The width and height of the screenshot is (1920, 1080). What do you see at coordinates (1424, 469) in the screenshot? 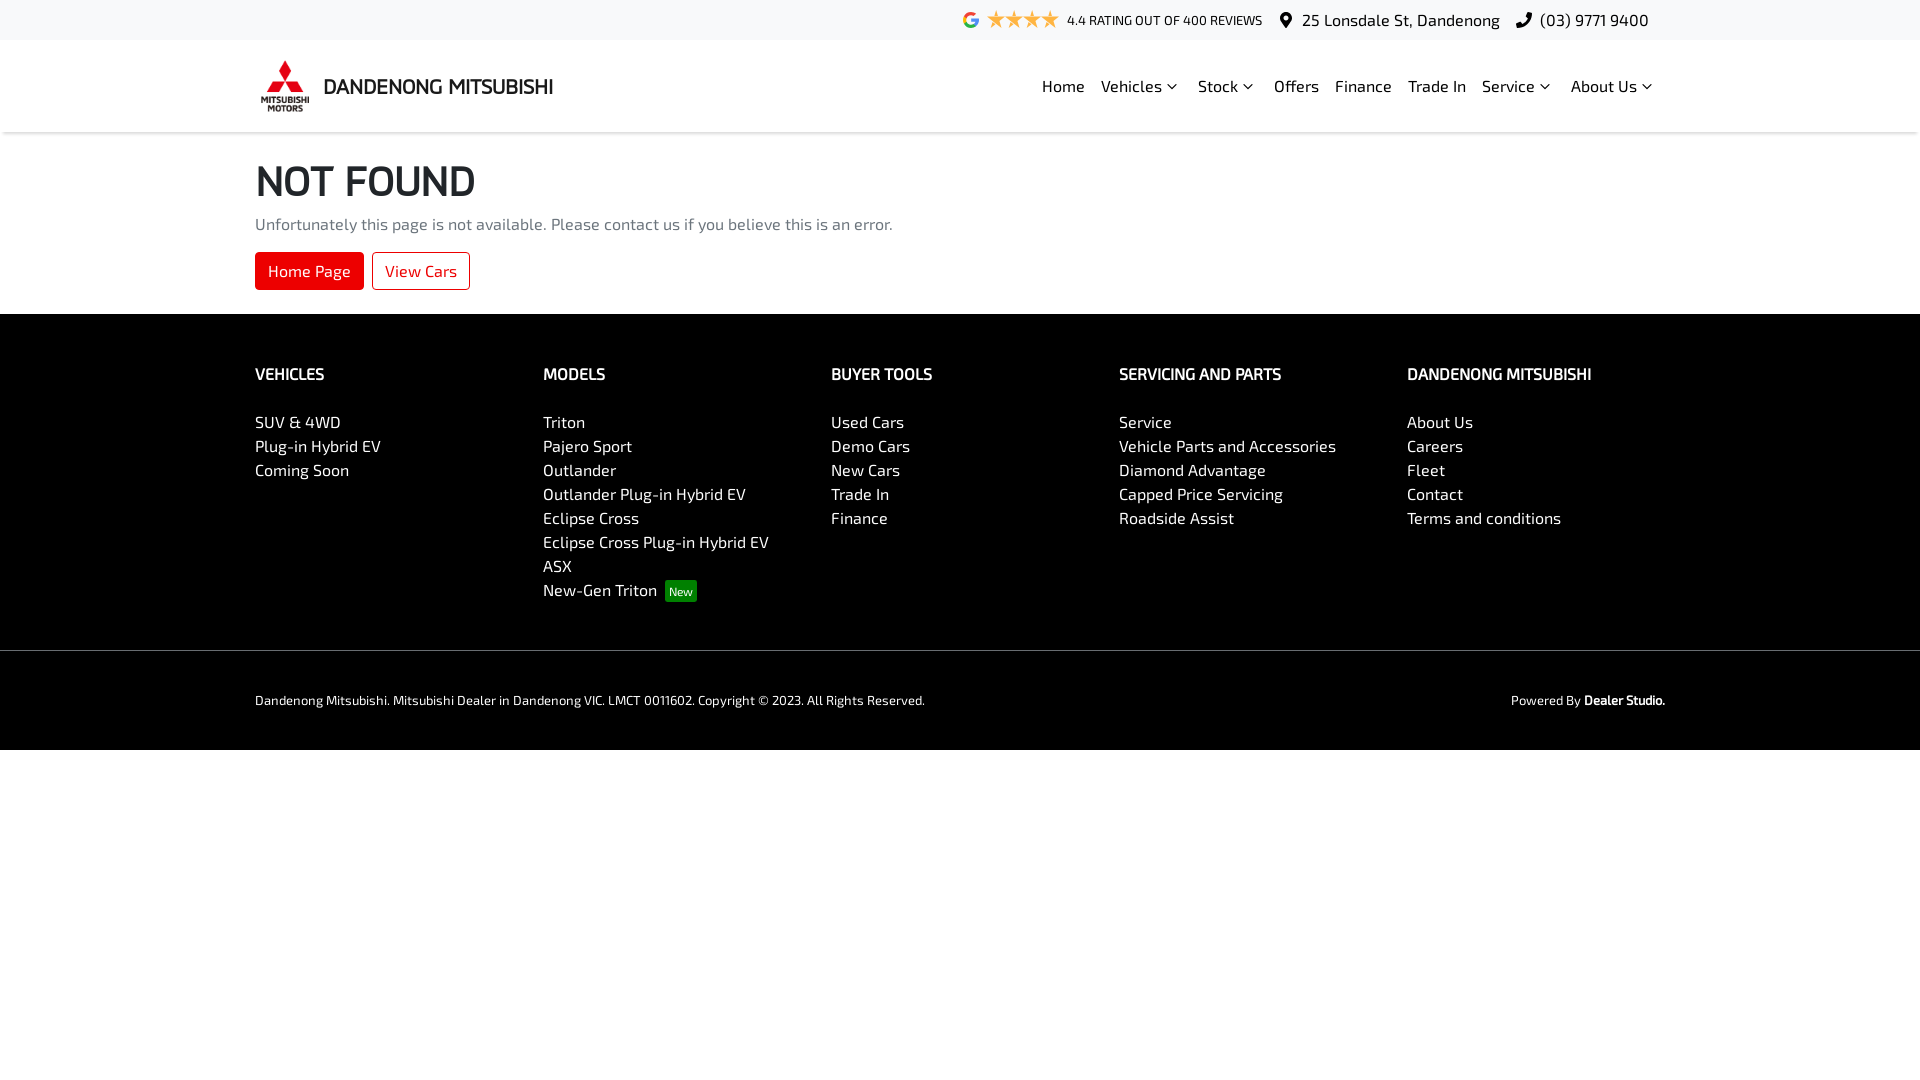
I see `'Fleet'` at bounding box center [1424, 469].